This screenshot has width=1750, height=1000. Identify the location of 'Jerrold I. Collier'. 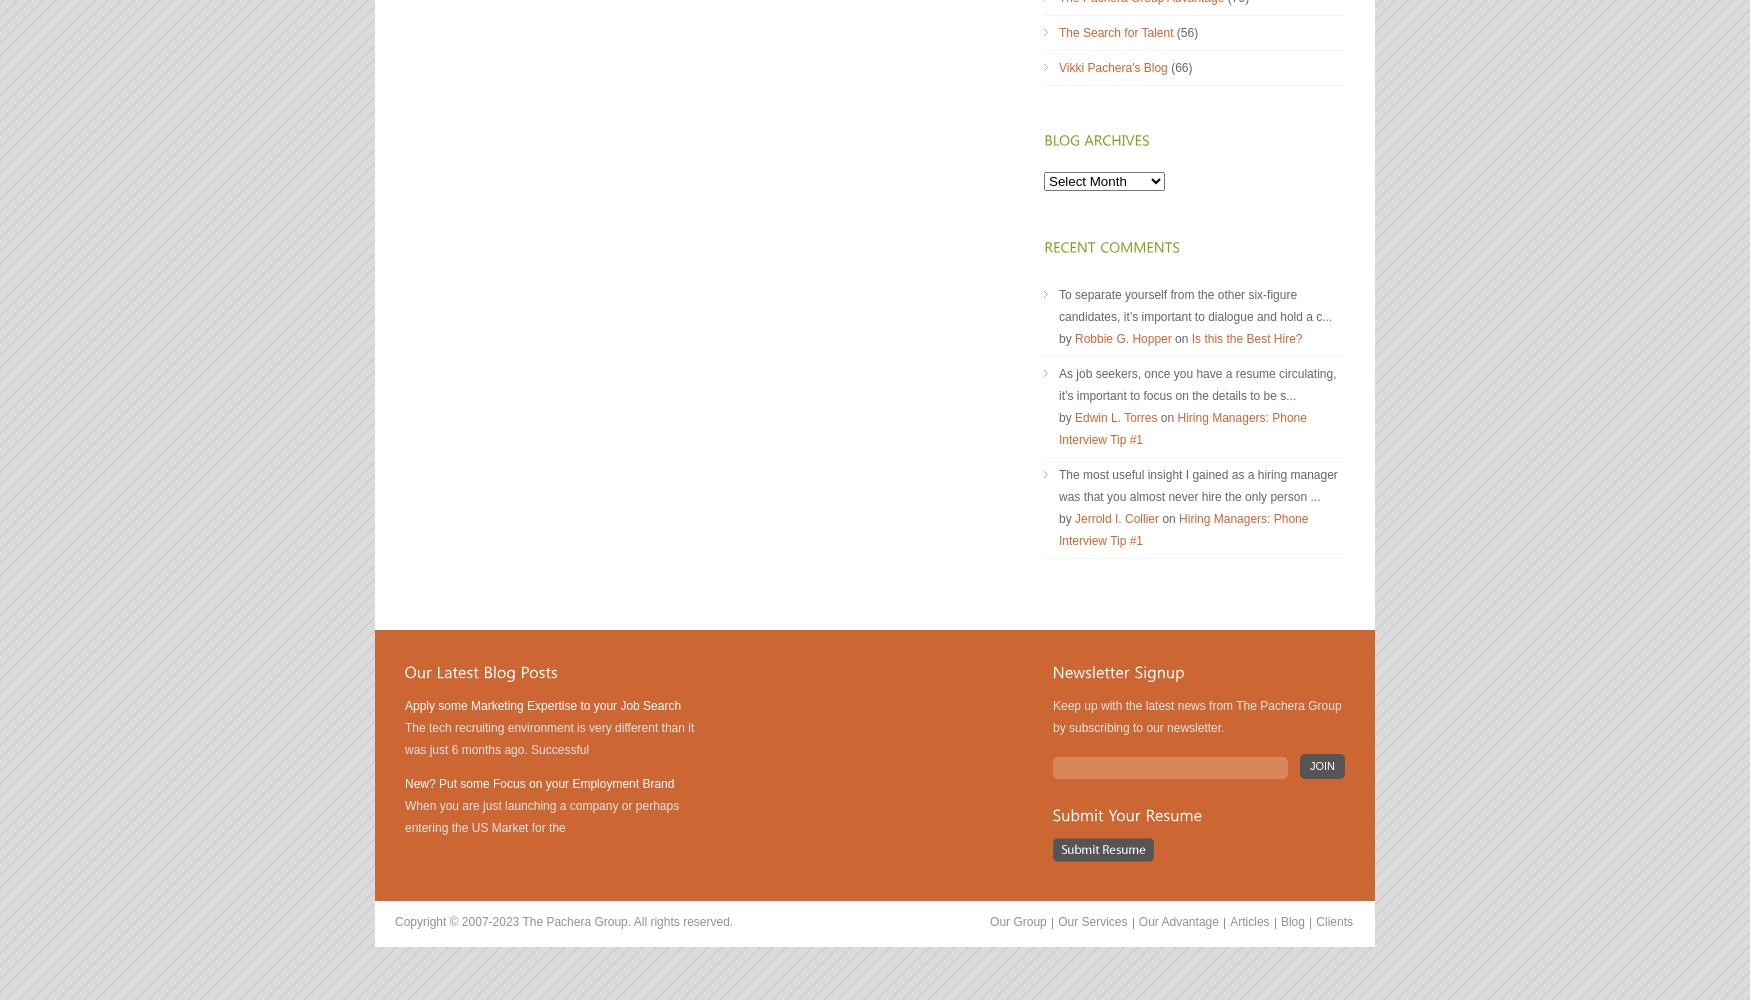
(1117, 519).